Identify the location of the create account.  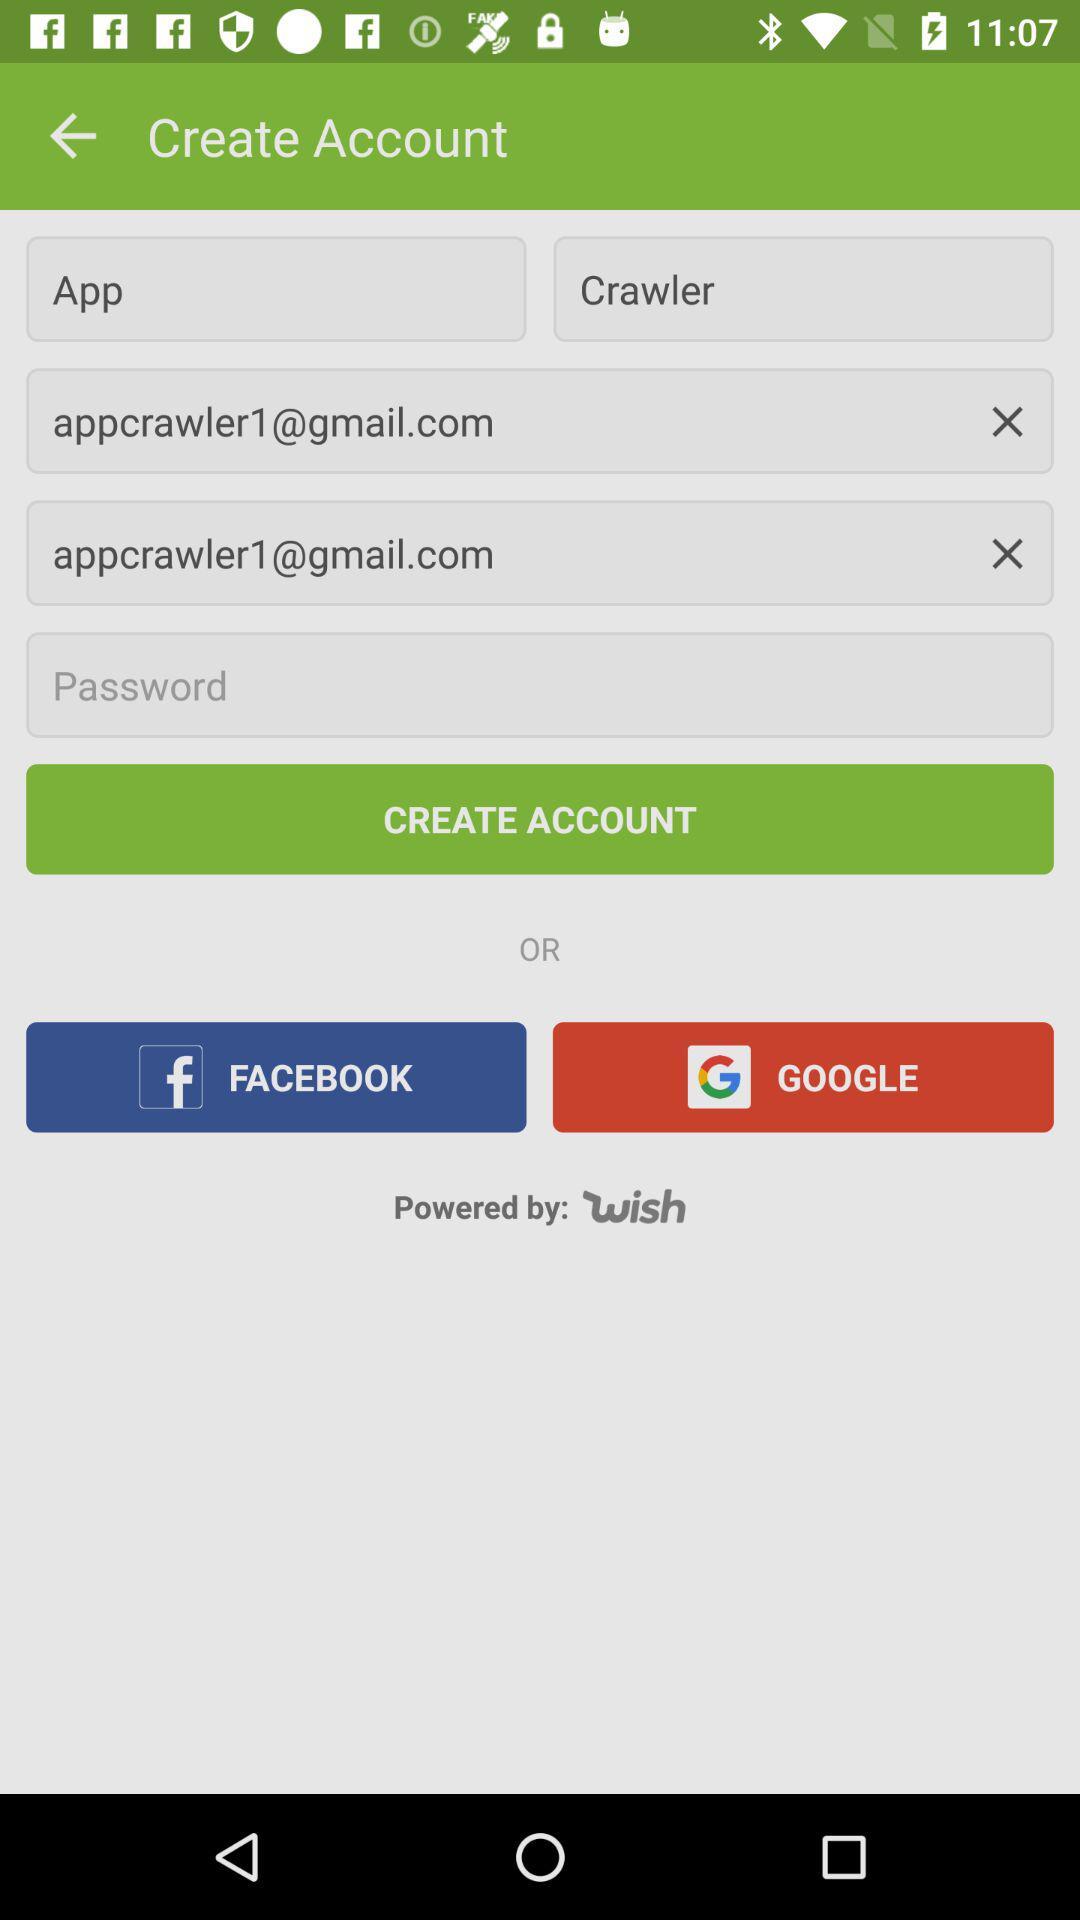
(540, 819).